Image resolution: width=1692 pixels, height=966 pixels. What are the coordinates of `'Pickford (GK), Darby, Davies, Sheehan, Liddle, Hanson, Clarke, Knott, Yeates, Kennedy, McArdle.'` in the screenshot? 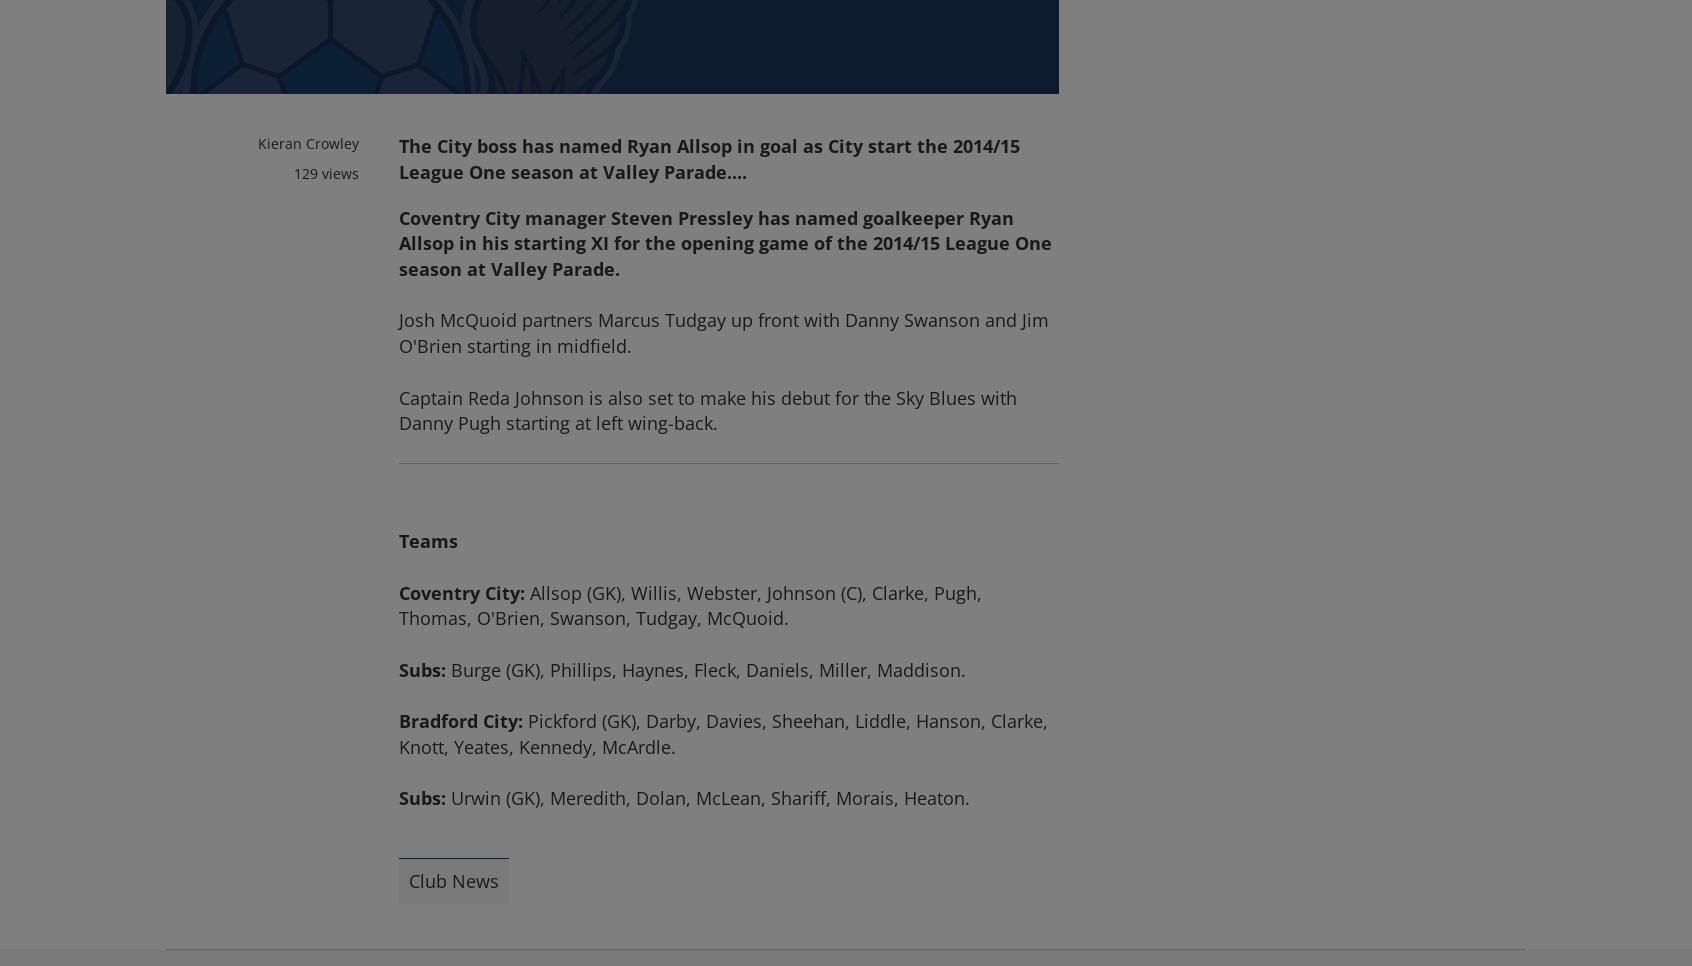 It's located at (722, 733).